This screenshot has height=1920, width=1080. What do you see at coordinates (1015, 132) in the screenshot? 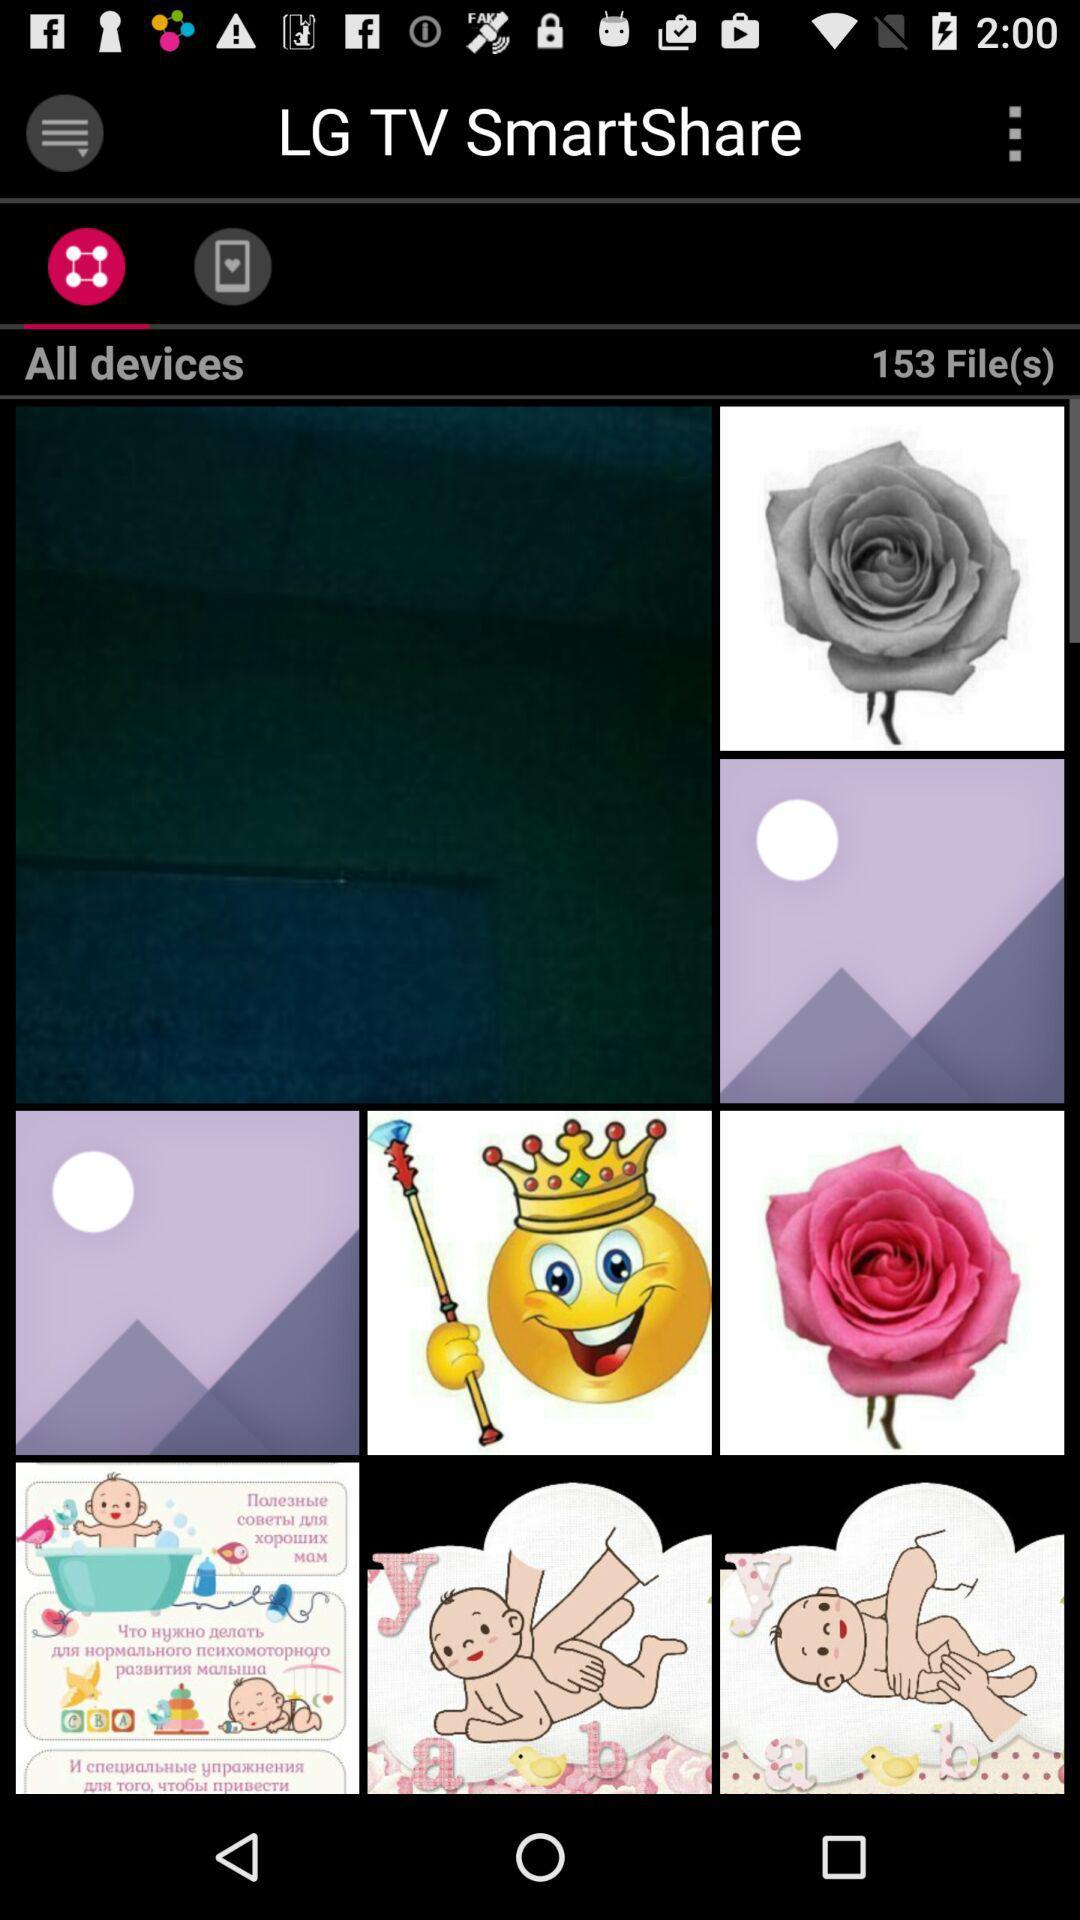
I see `more options` at bounding box center [1015, 132].